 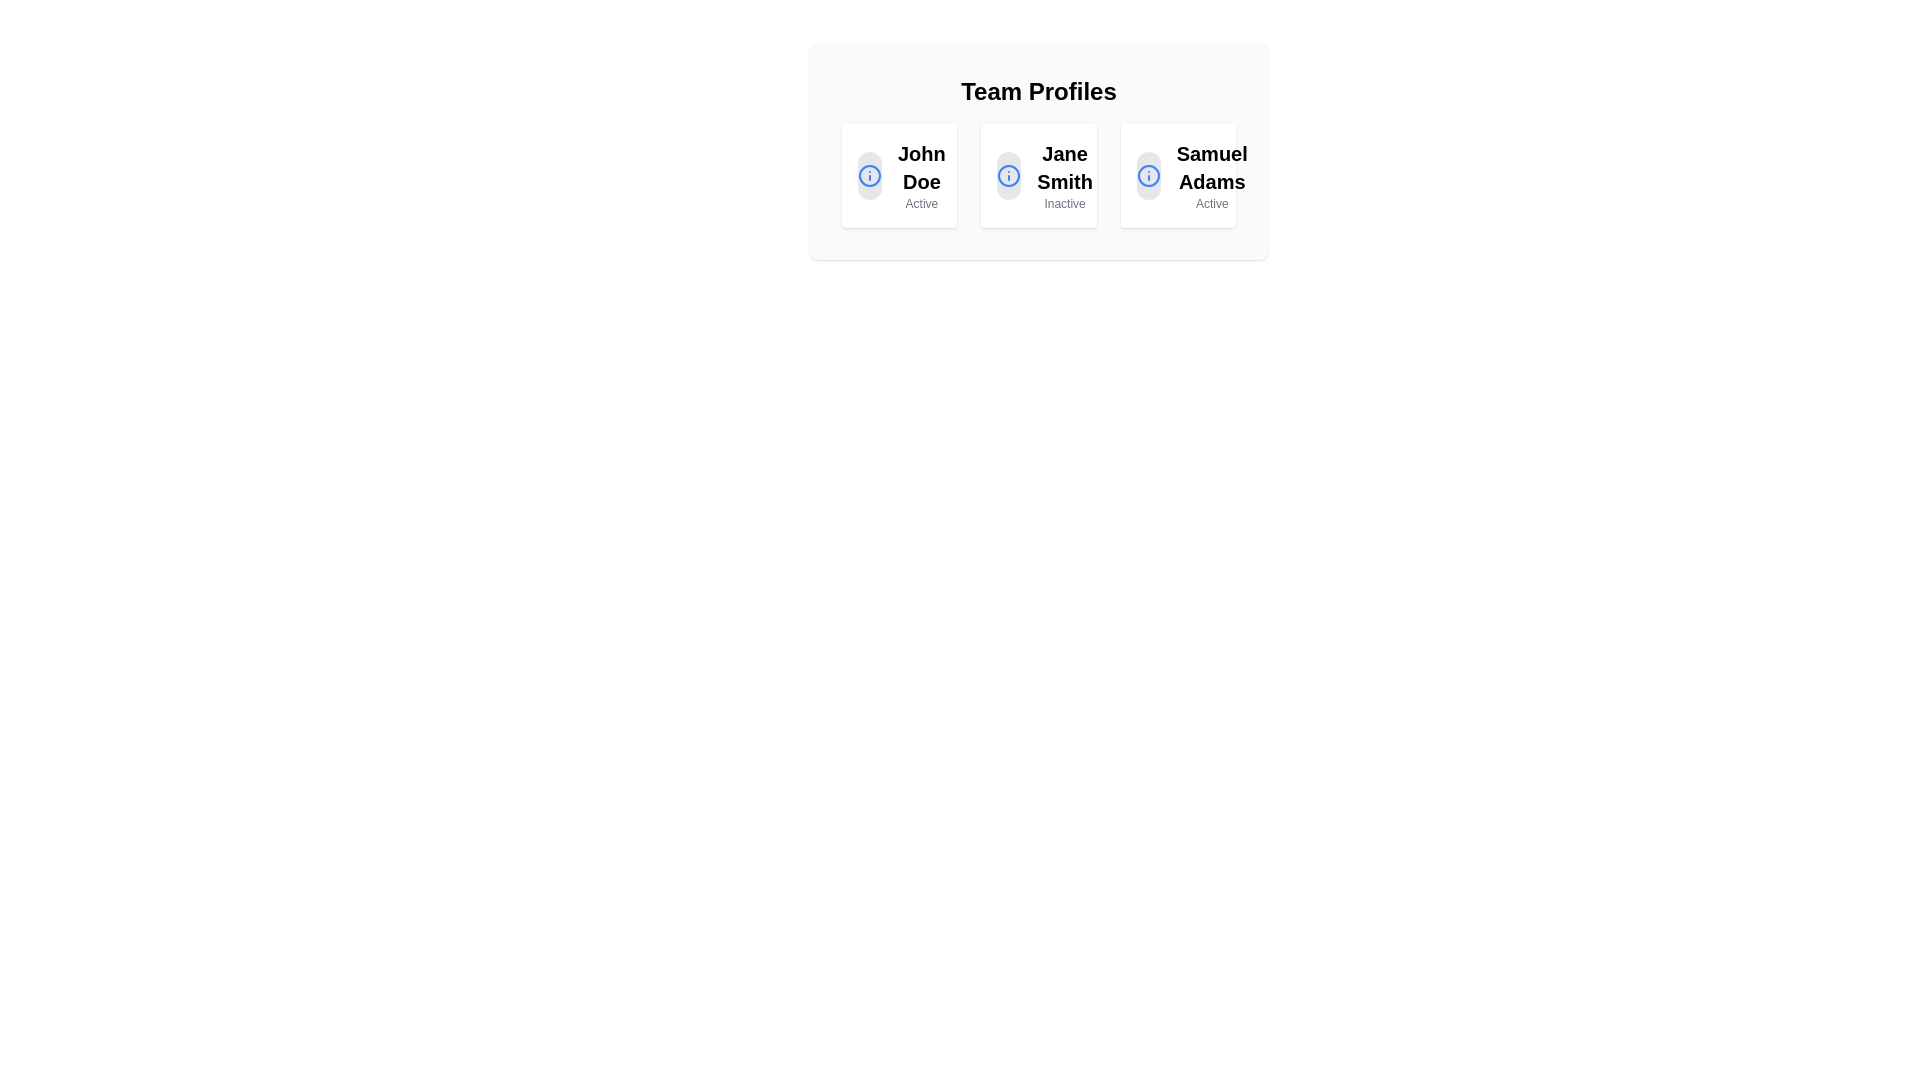 I want to click on the circular SVG-based icon with a blue outer circle and an information symbol, located at the top of Jane Smith's profile card, so click(x=1009, y=175).